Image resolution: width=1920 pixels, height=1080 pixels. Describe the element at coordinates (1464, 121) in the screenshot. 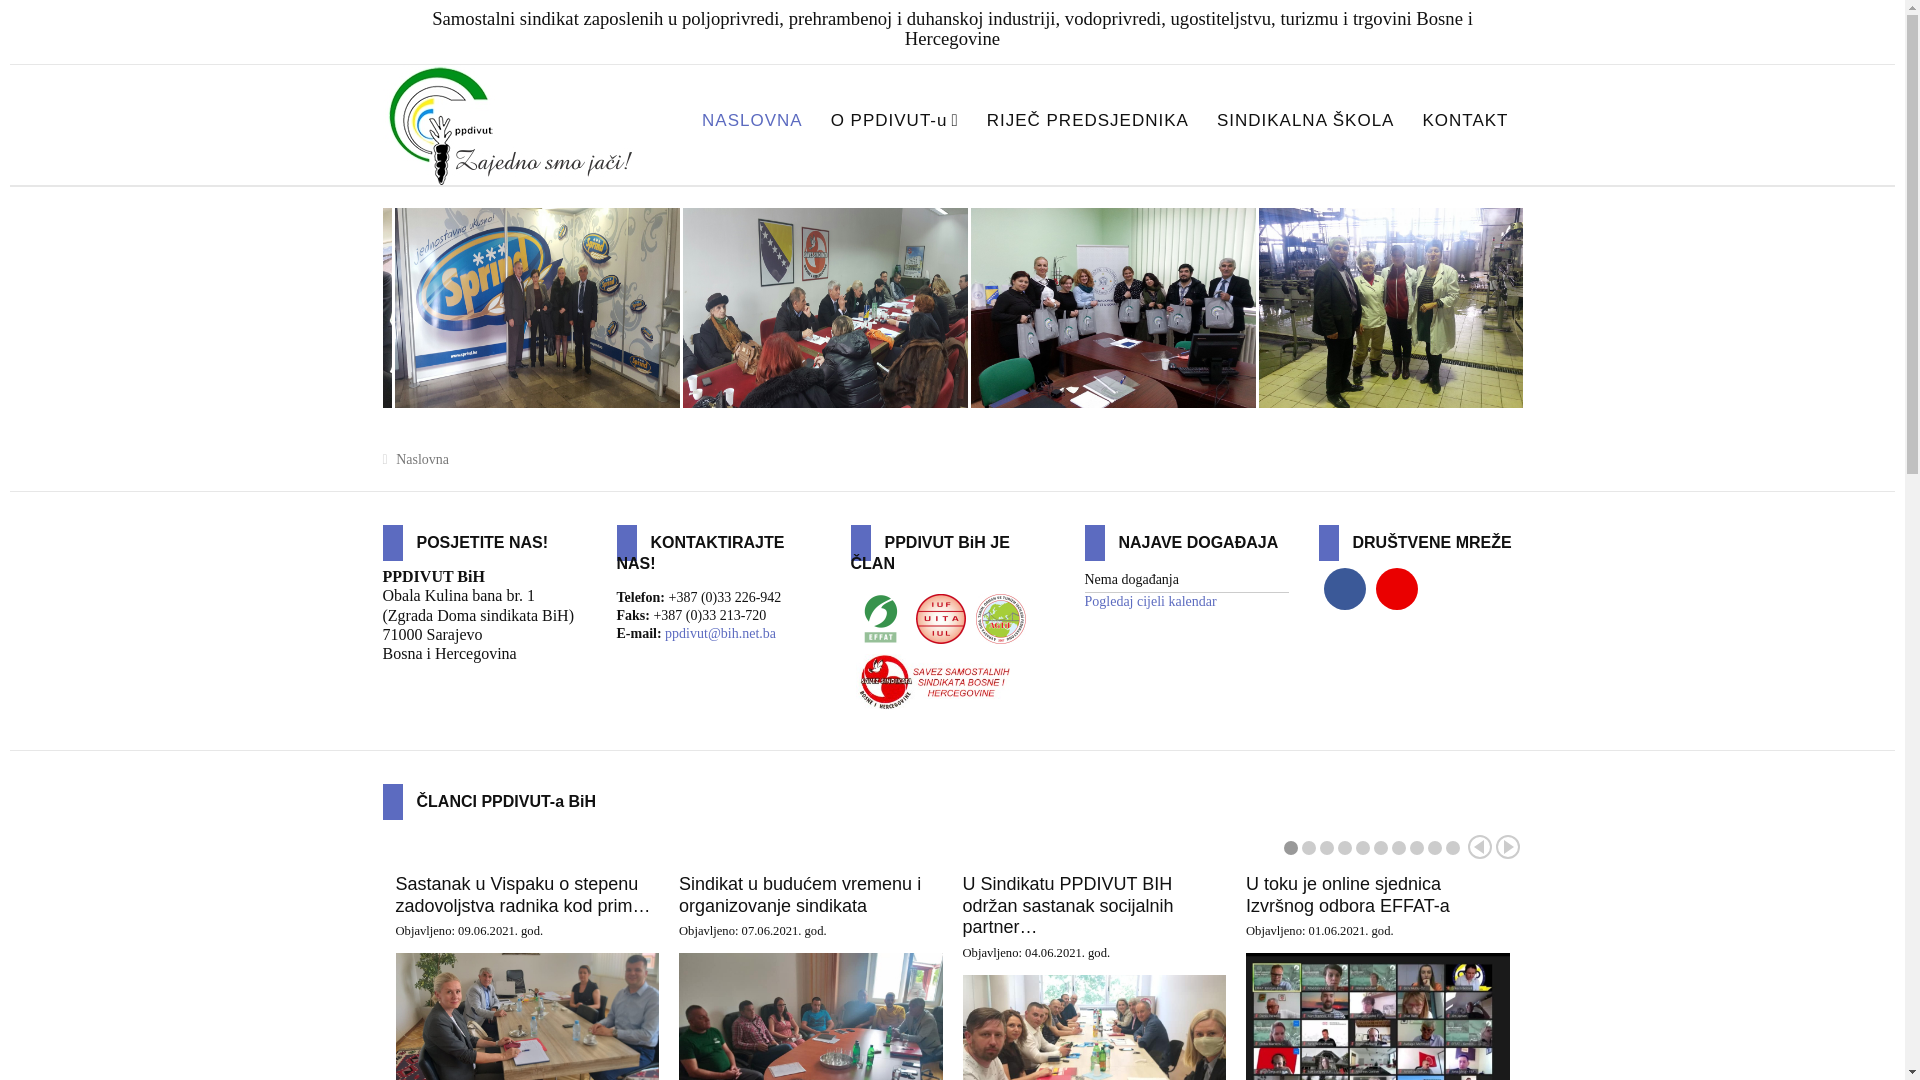

I see `'KONTAKT'` at that location.